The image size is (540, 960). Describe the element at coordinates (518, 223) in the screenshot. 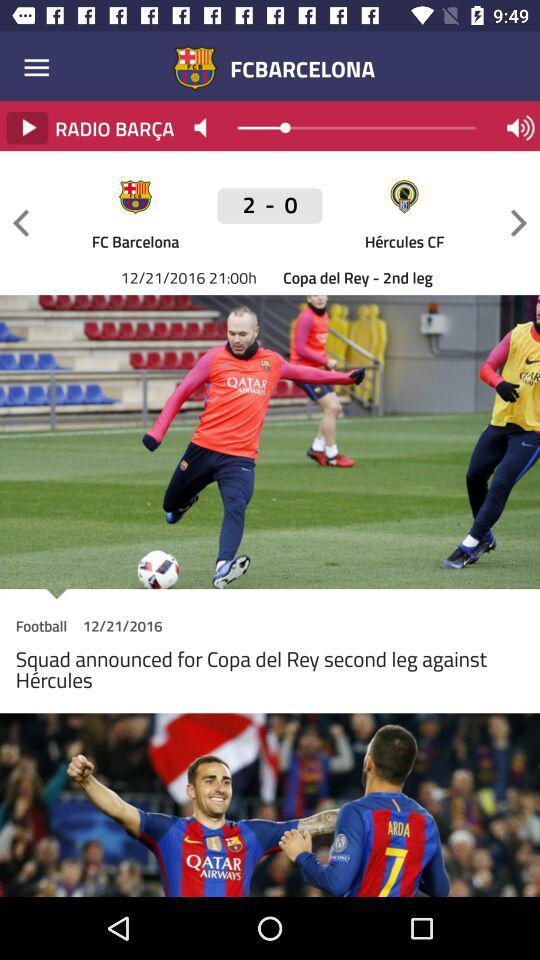

I see `next game` at that location.